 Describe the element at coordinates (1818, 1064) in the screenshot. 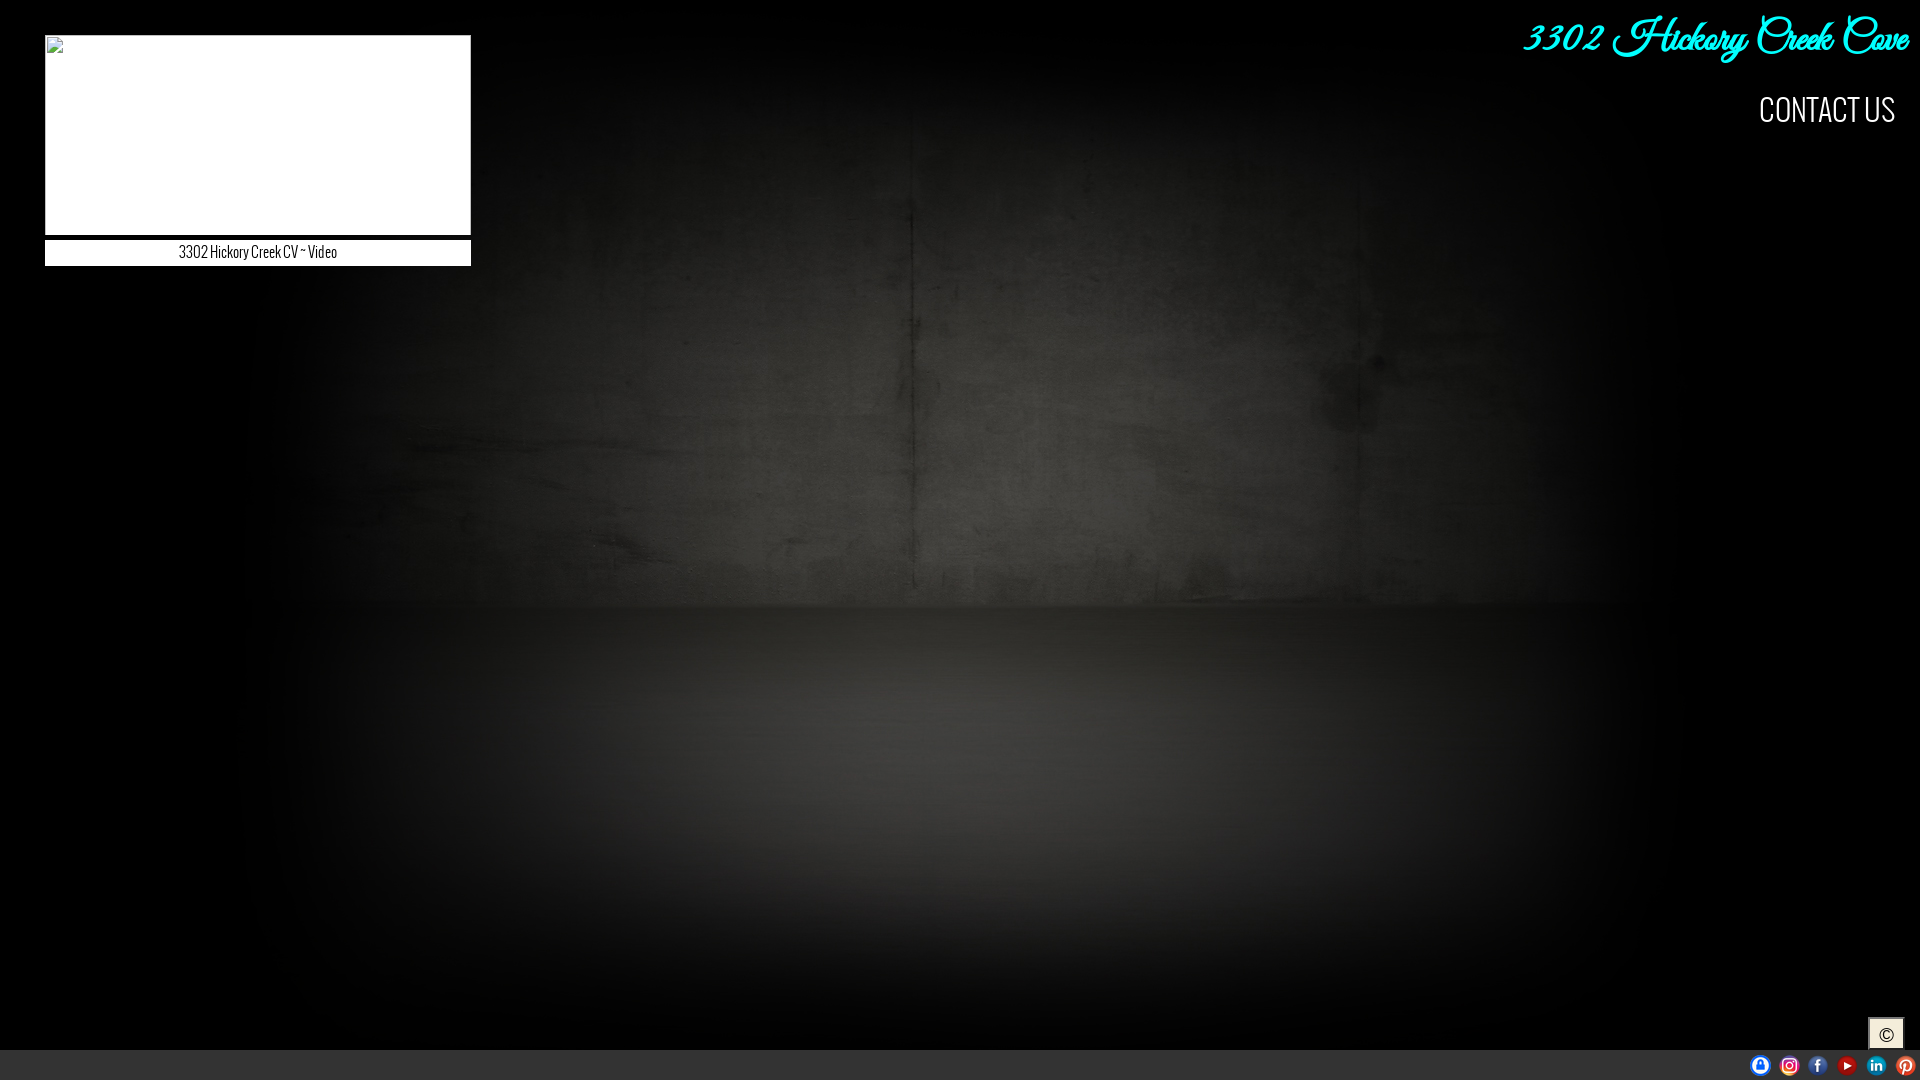

I see `'Facebook'` at that location.